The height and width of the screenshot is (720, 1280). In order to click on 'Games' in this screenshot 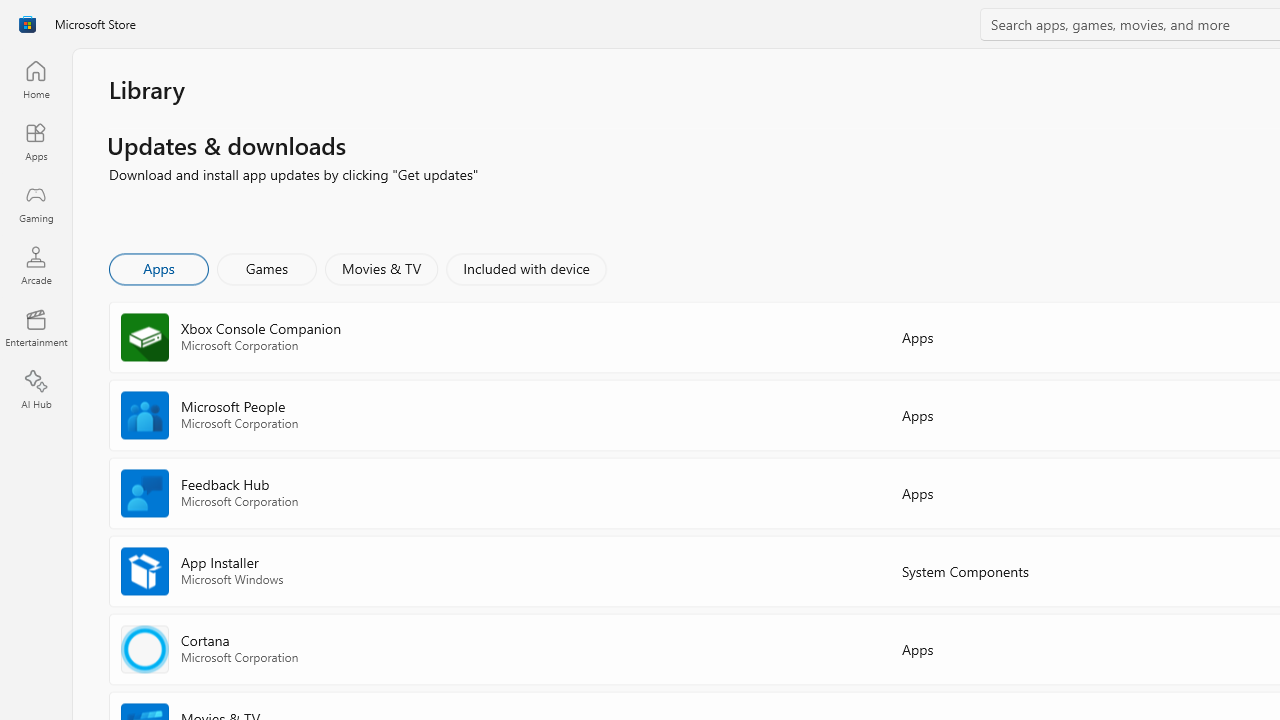, I will do `click(266, 267)`.